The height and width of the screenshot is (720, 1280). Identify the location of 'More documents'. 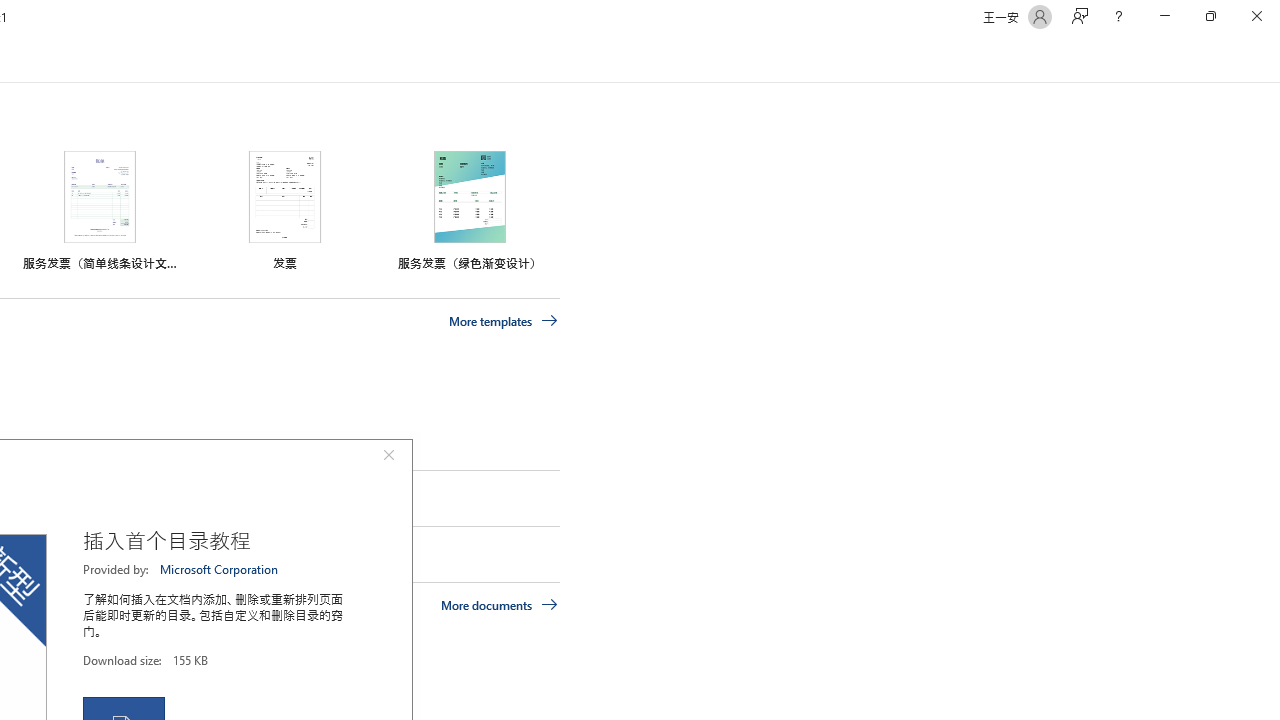
(499, 603).